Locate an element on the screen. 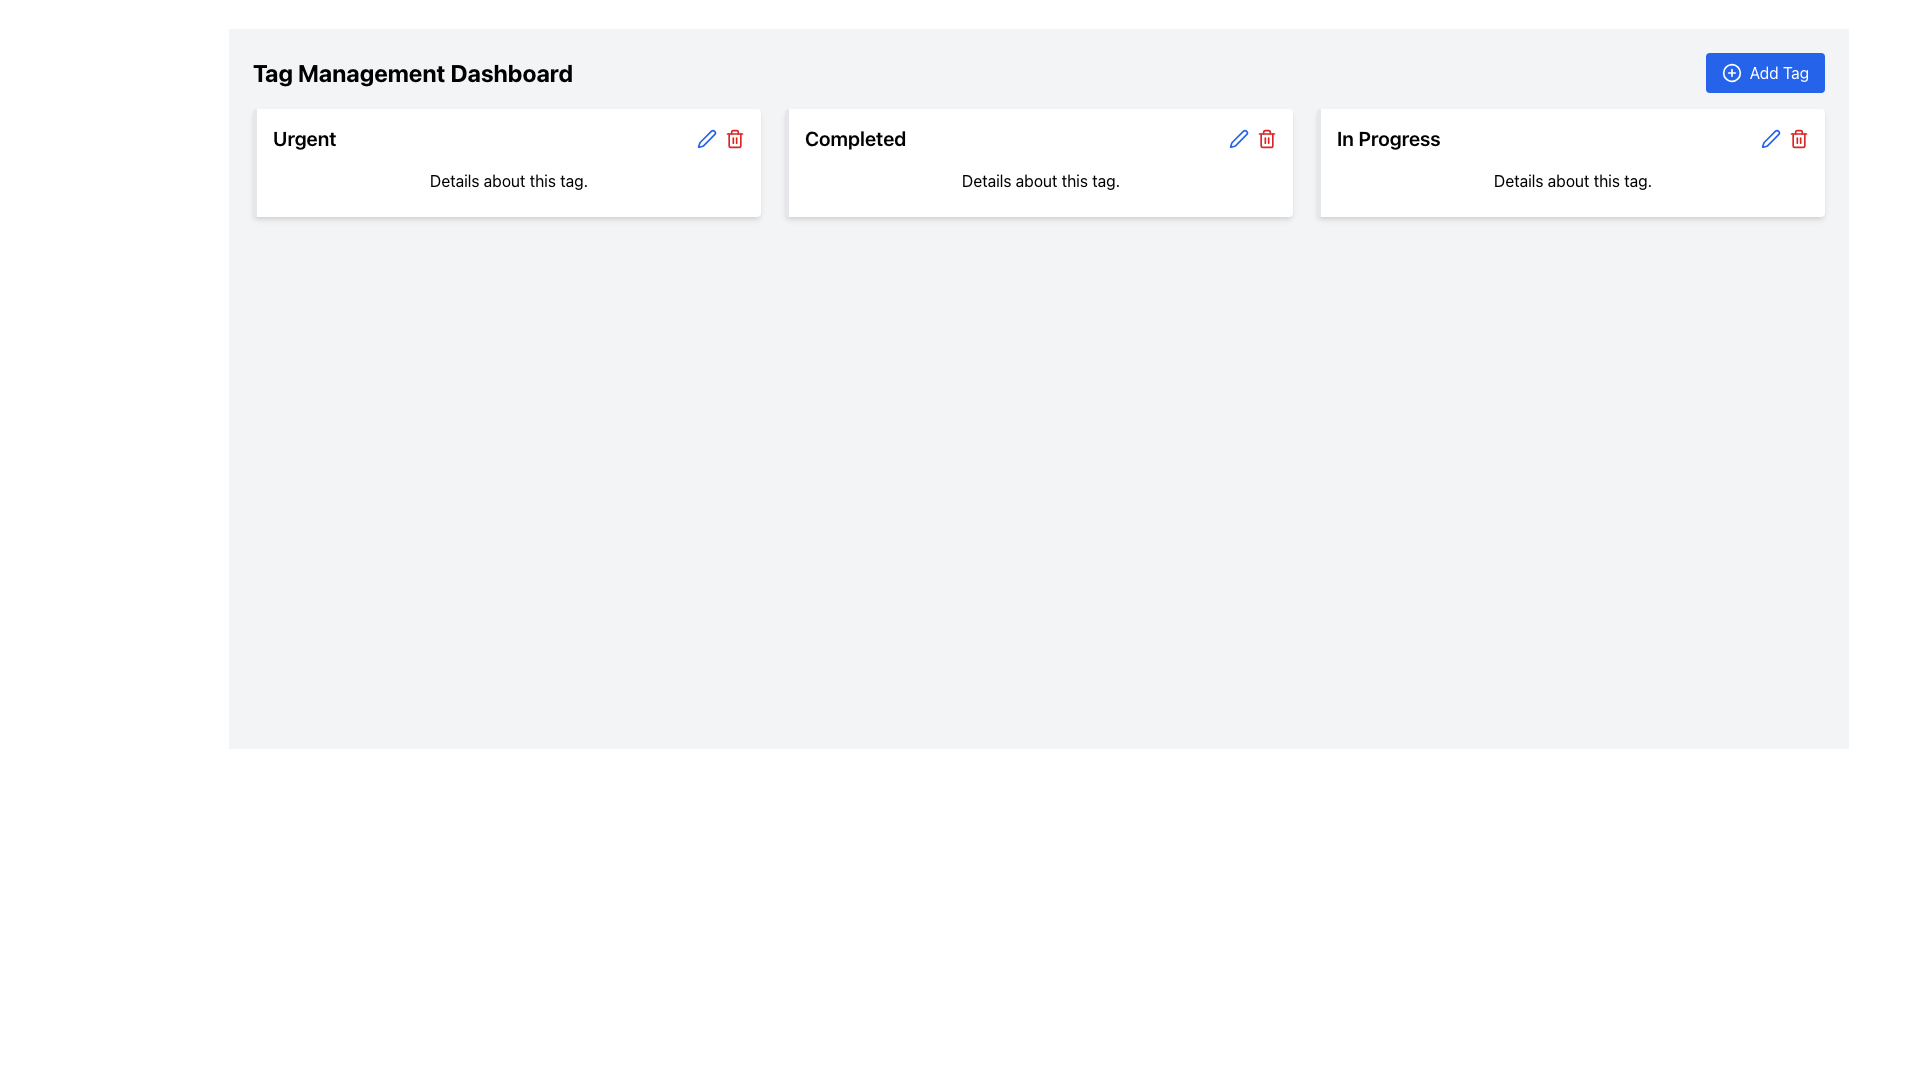  the edit icon located at the top-right corner of the 'Completed' card is located at coordinates (706, 137).